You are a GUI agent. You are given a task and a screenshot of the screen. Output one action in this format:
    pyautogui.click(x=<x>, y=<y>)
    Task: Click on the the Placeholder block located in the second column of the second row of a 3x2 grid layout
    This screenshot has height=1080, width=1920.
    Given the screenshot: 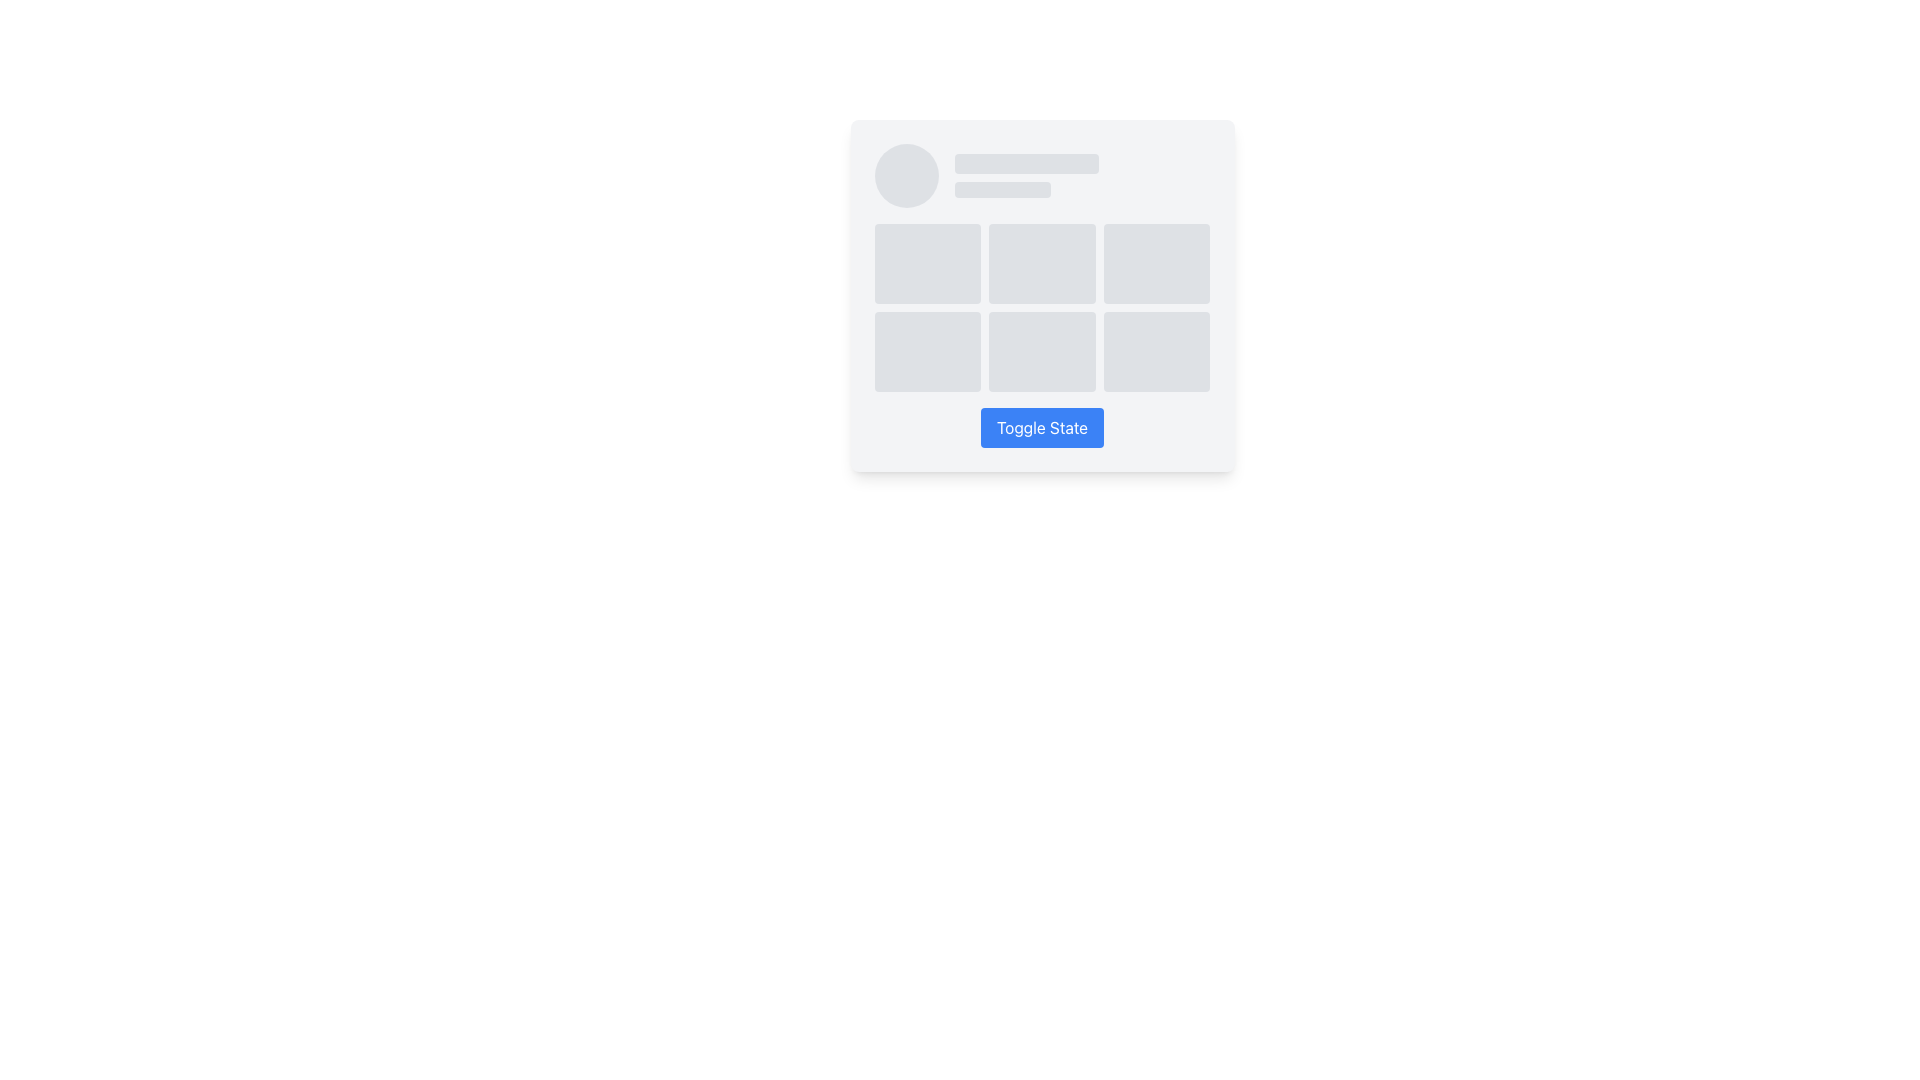 What is the action you would take?
    pyautogui.click(x=1041, y=350)
    